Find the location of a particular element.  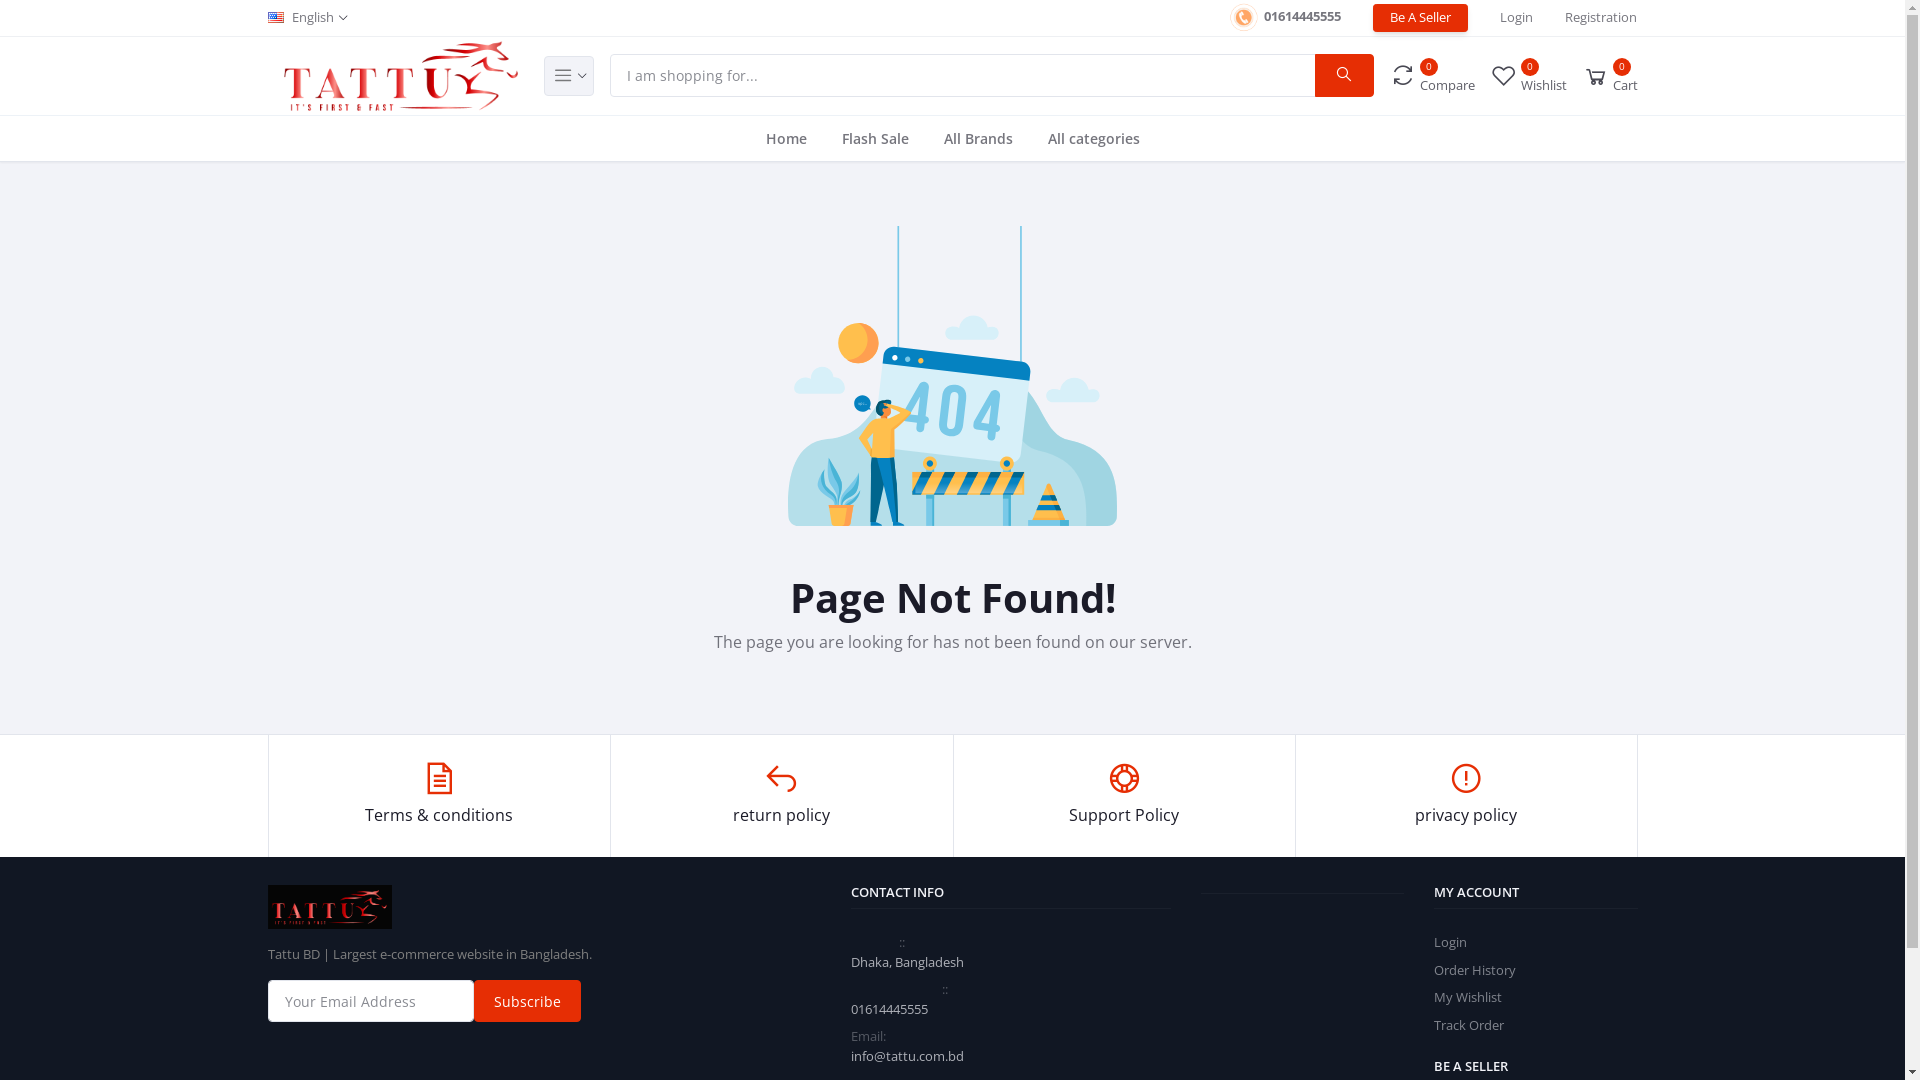

'All Brands' is located at coordinates (978, 137).